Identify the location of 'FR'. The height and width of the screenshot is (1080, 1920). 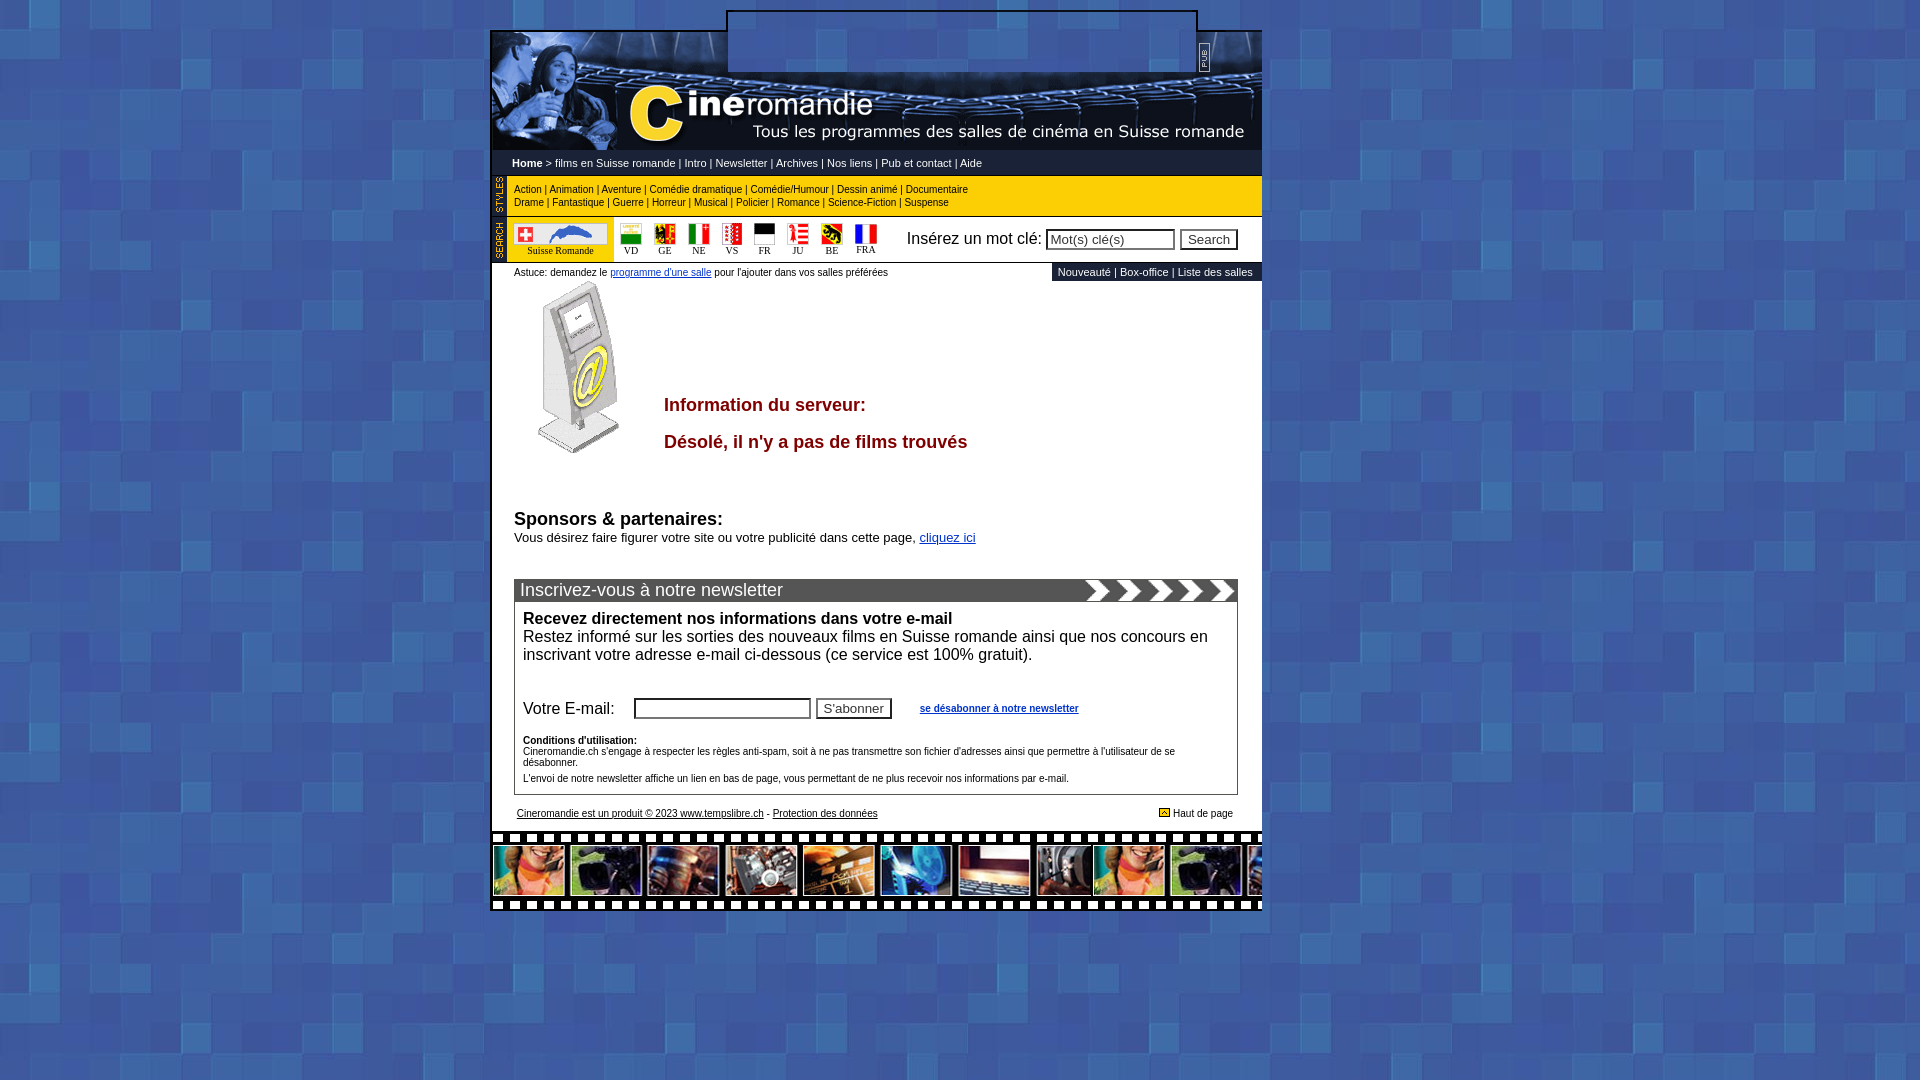
(763, 245).